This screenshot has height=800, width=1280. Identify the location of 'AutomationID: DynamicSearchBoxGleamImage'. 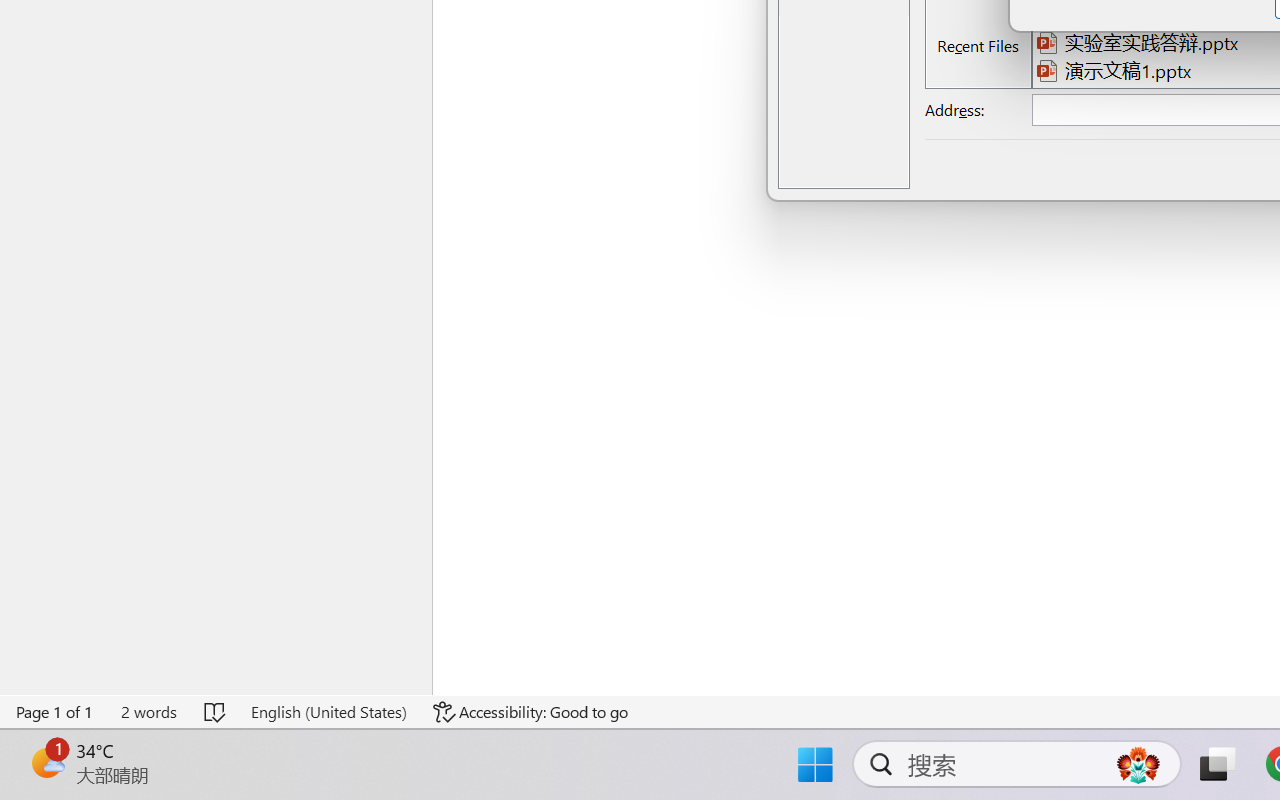
(1138, 764).